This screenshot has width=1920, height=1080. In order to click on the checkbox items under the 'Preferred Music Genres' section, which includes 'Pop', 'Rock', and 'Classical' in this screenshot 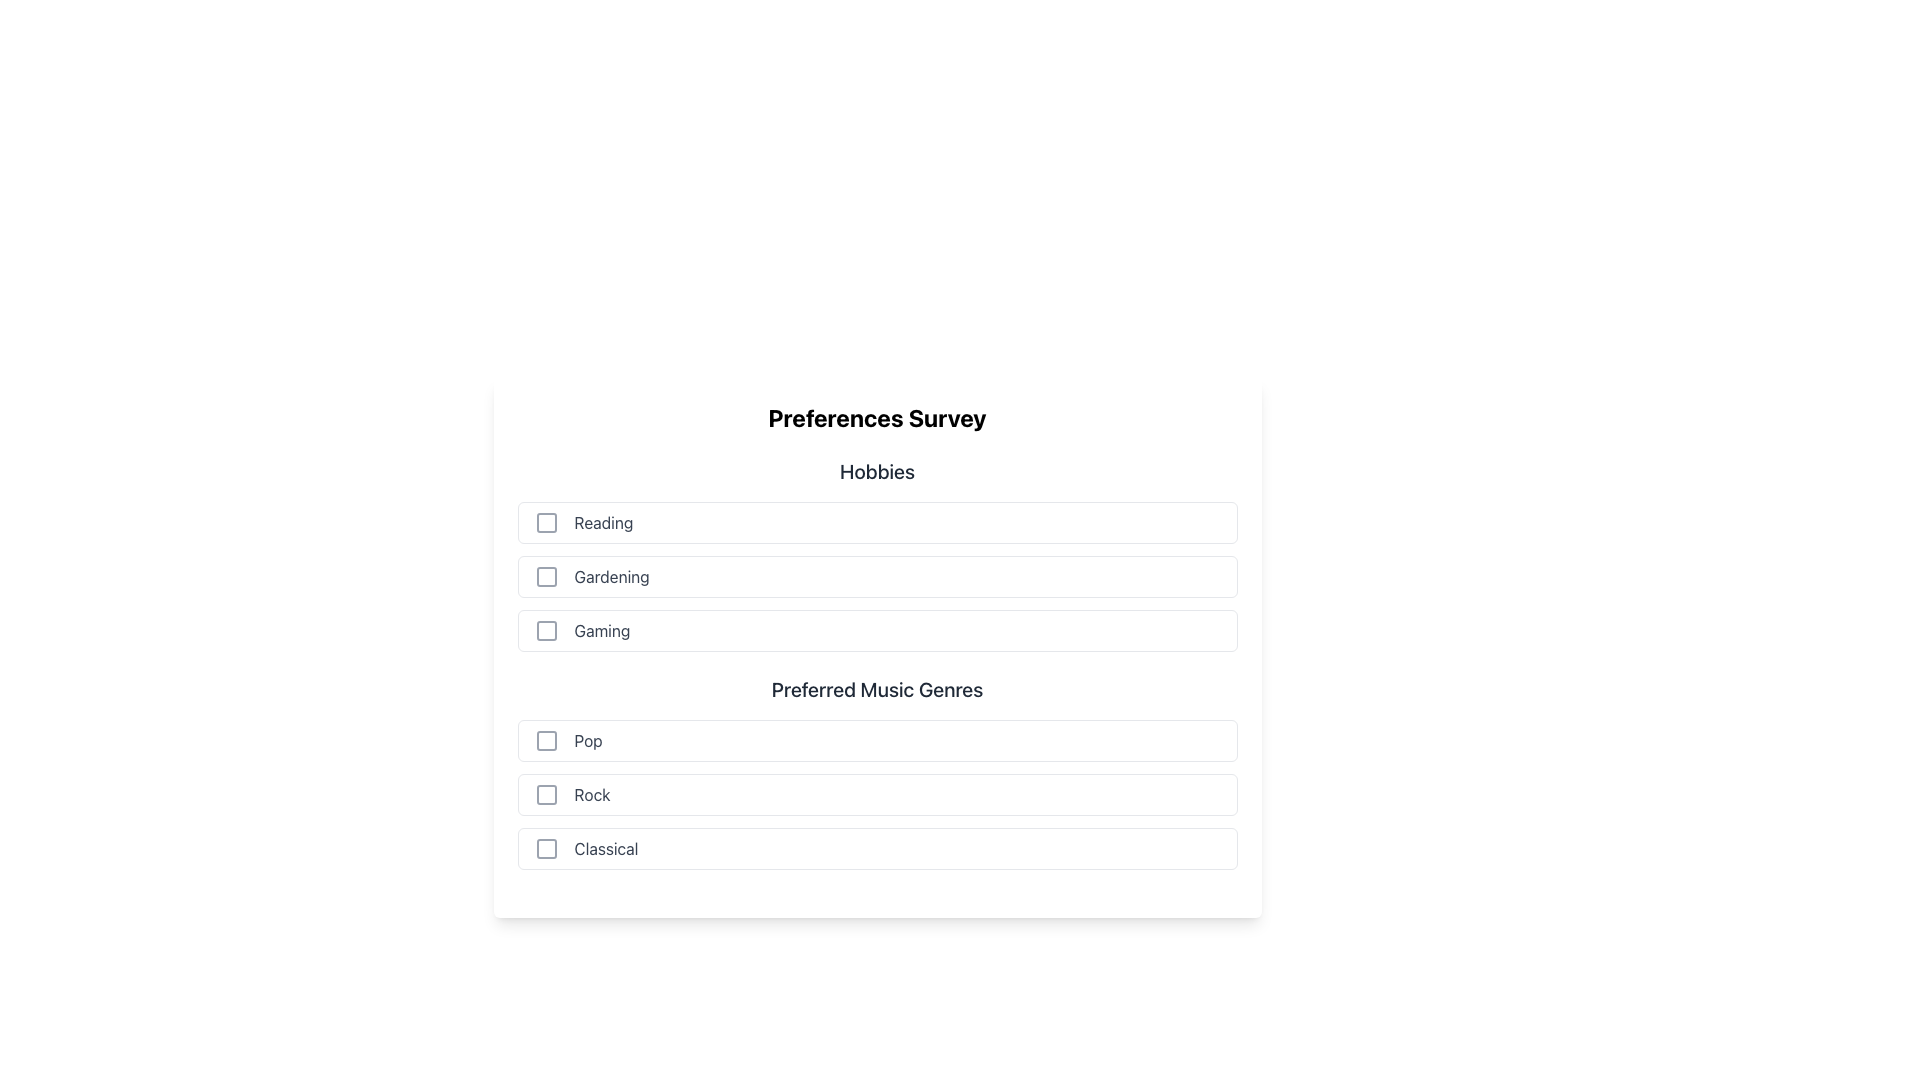, I will do `click(877, 771)`.